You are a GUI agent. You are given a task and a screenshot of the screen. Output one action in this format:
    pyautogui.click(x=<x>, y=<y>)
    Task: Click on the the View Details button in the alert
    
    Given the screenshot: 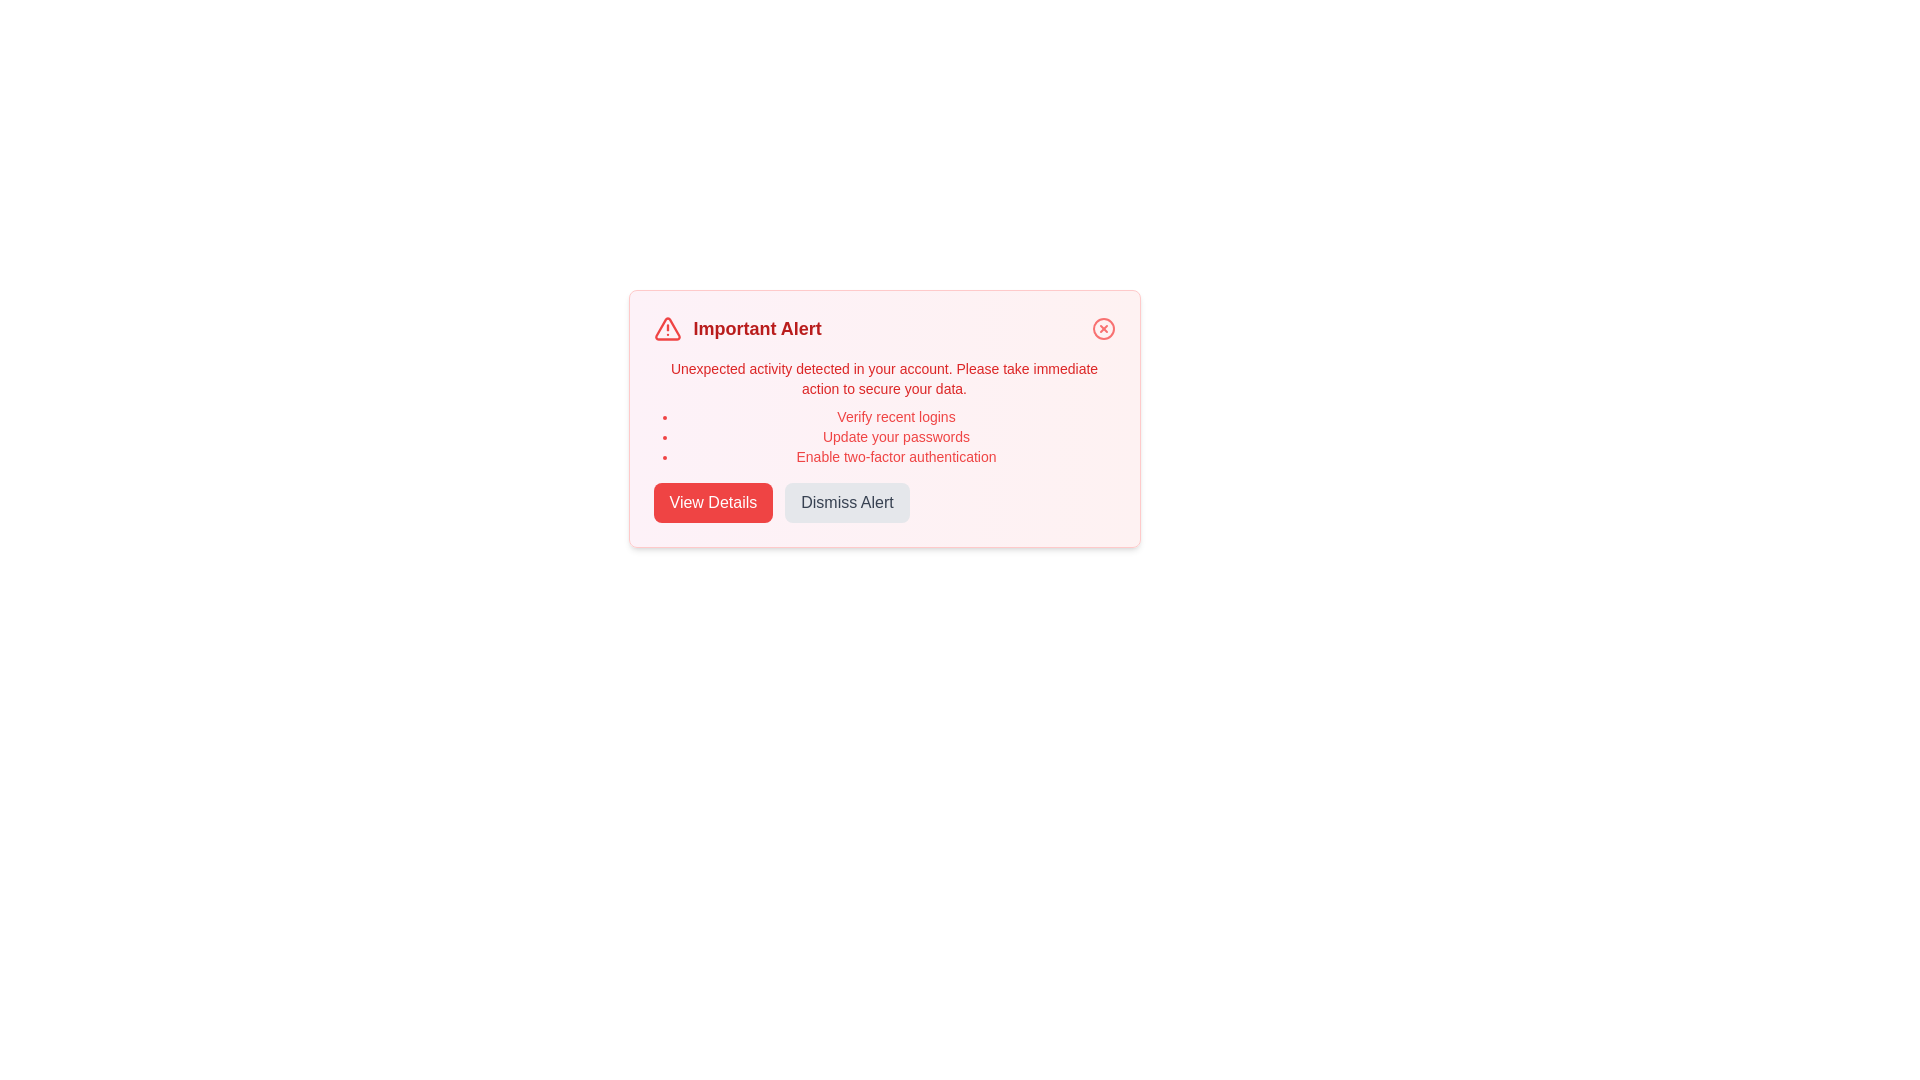 What is the action you would take?
    pyautogui.click(x=713, y=501)
    